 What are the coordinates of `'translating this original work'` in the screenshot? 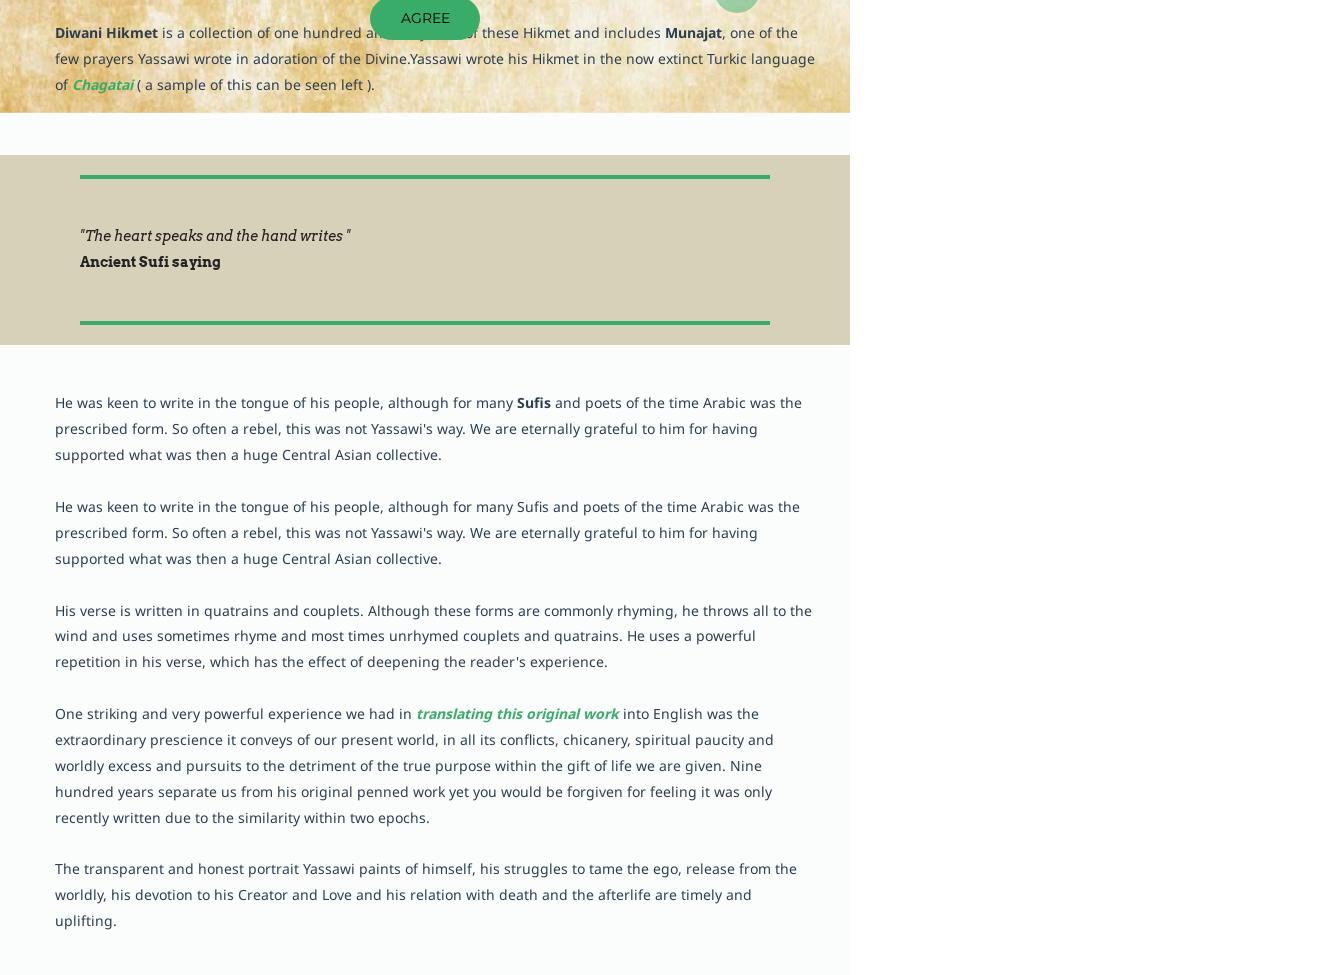 It's located at (517, 712).